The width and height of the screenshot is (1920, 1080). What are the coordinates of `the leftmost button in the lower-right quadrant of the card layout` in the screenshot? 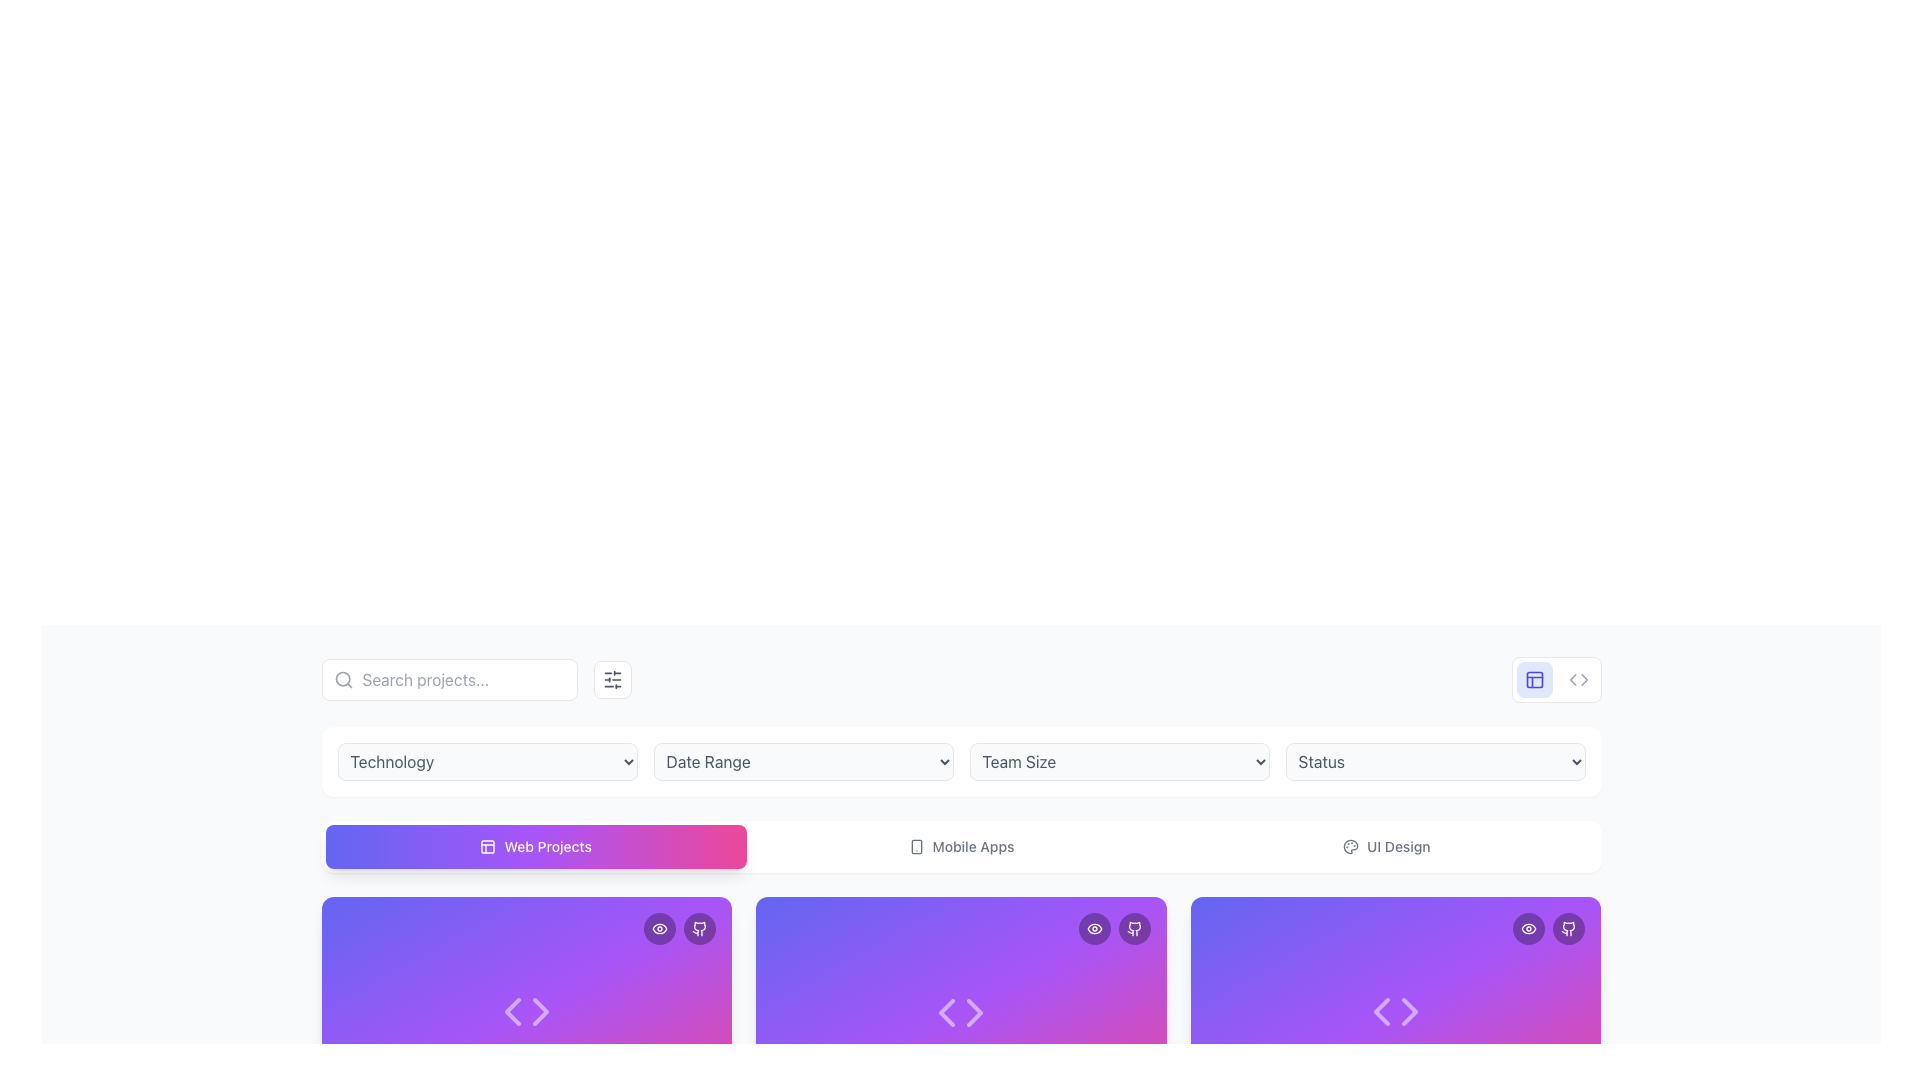 It's located at (1381, 1012).